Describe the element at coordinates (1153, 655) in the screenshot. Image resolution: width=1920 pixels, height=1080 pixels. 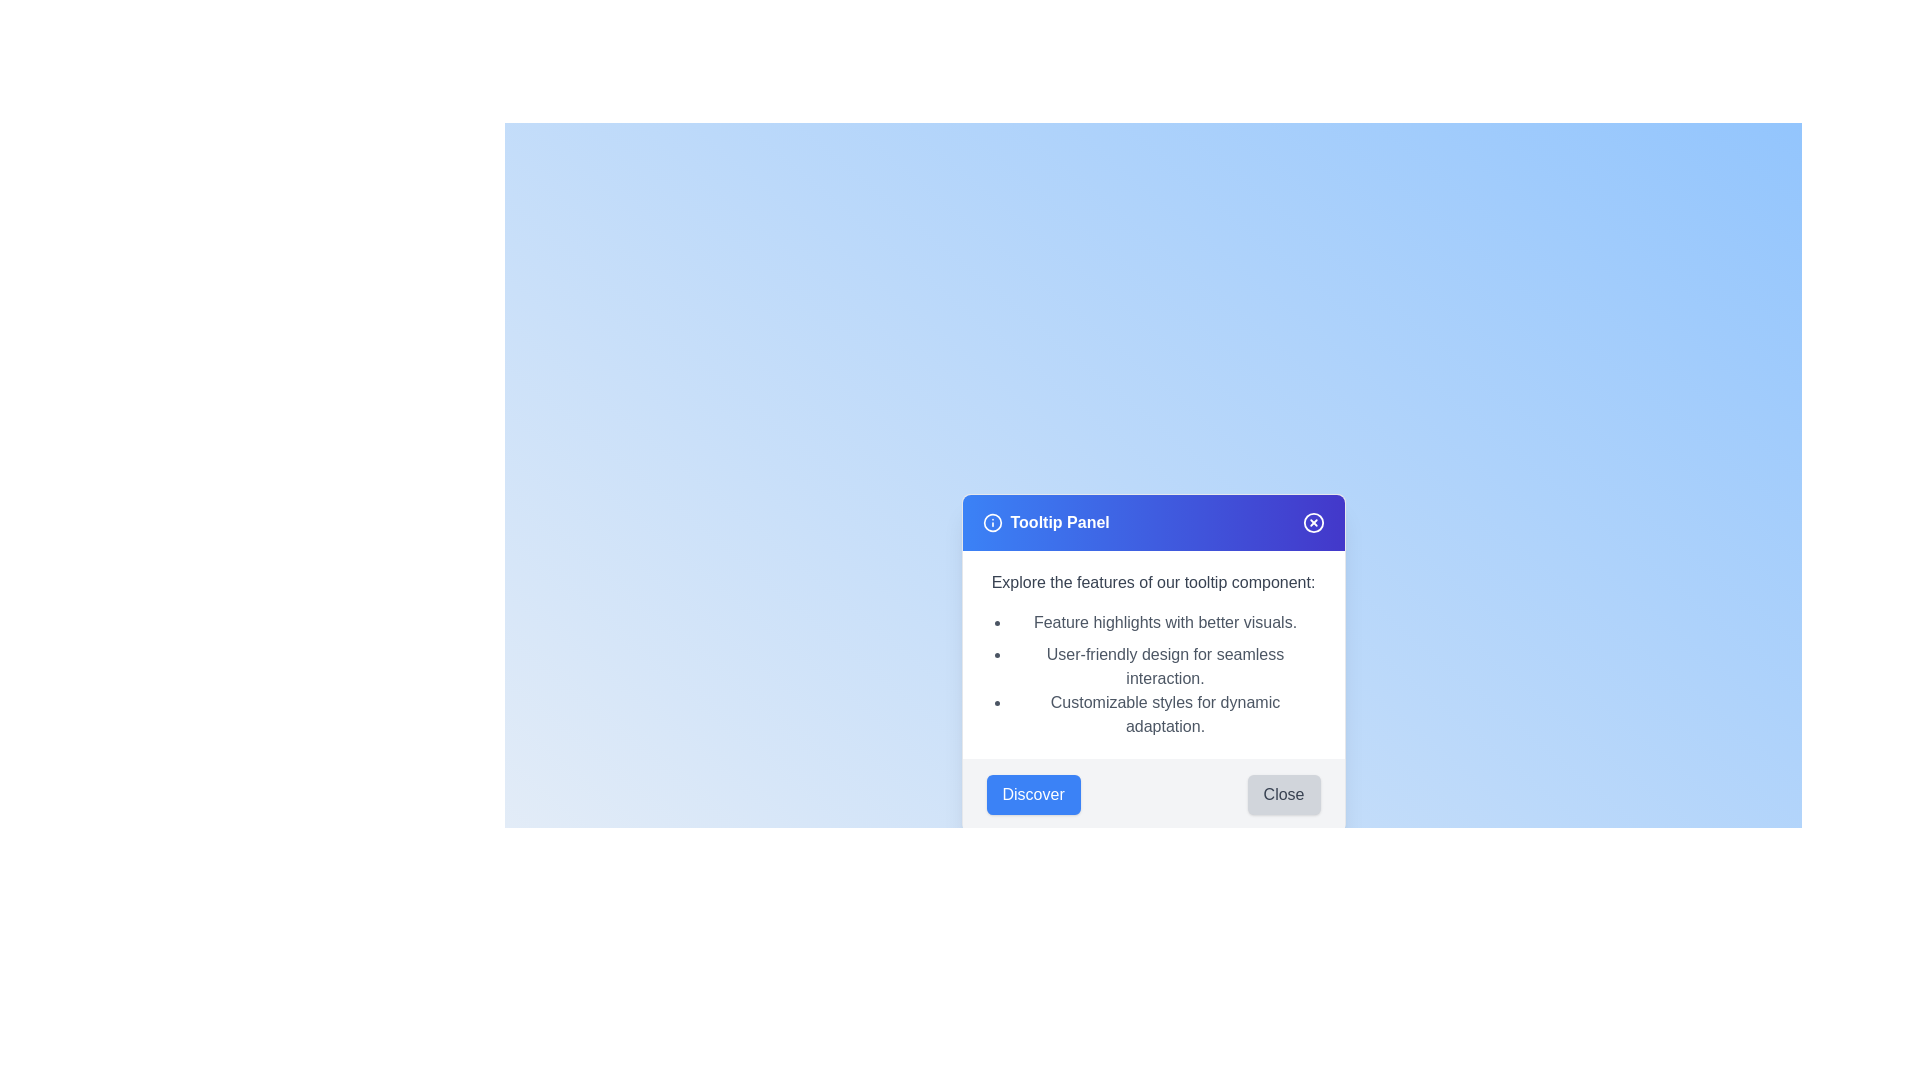
I see `text from the Text Block located in the middle of the tooltip panel, positioned below the 'Tooltip Panel' header and above the action buttons 'Discover' and 'Close'` at that location.